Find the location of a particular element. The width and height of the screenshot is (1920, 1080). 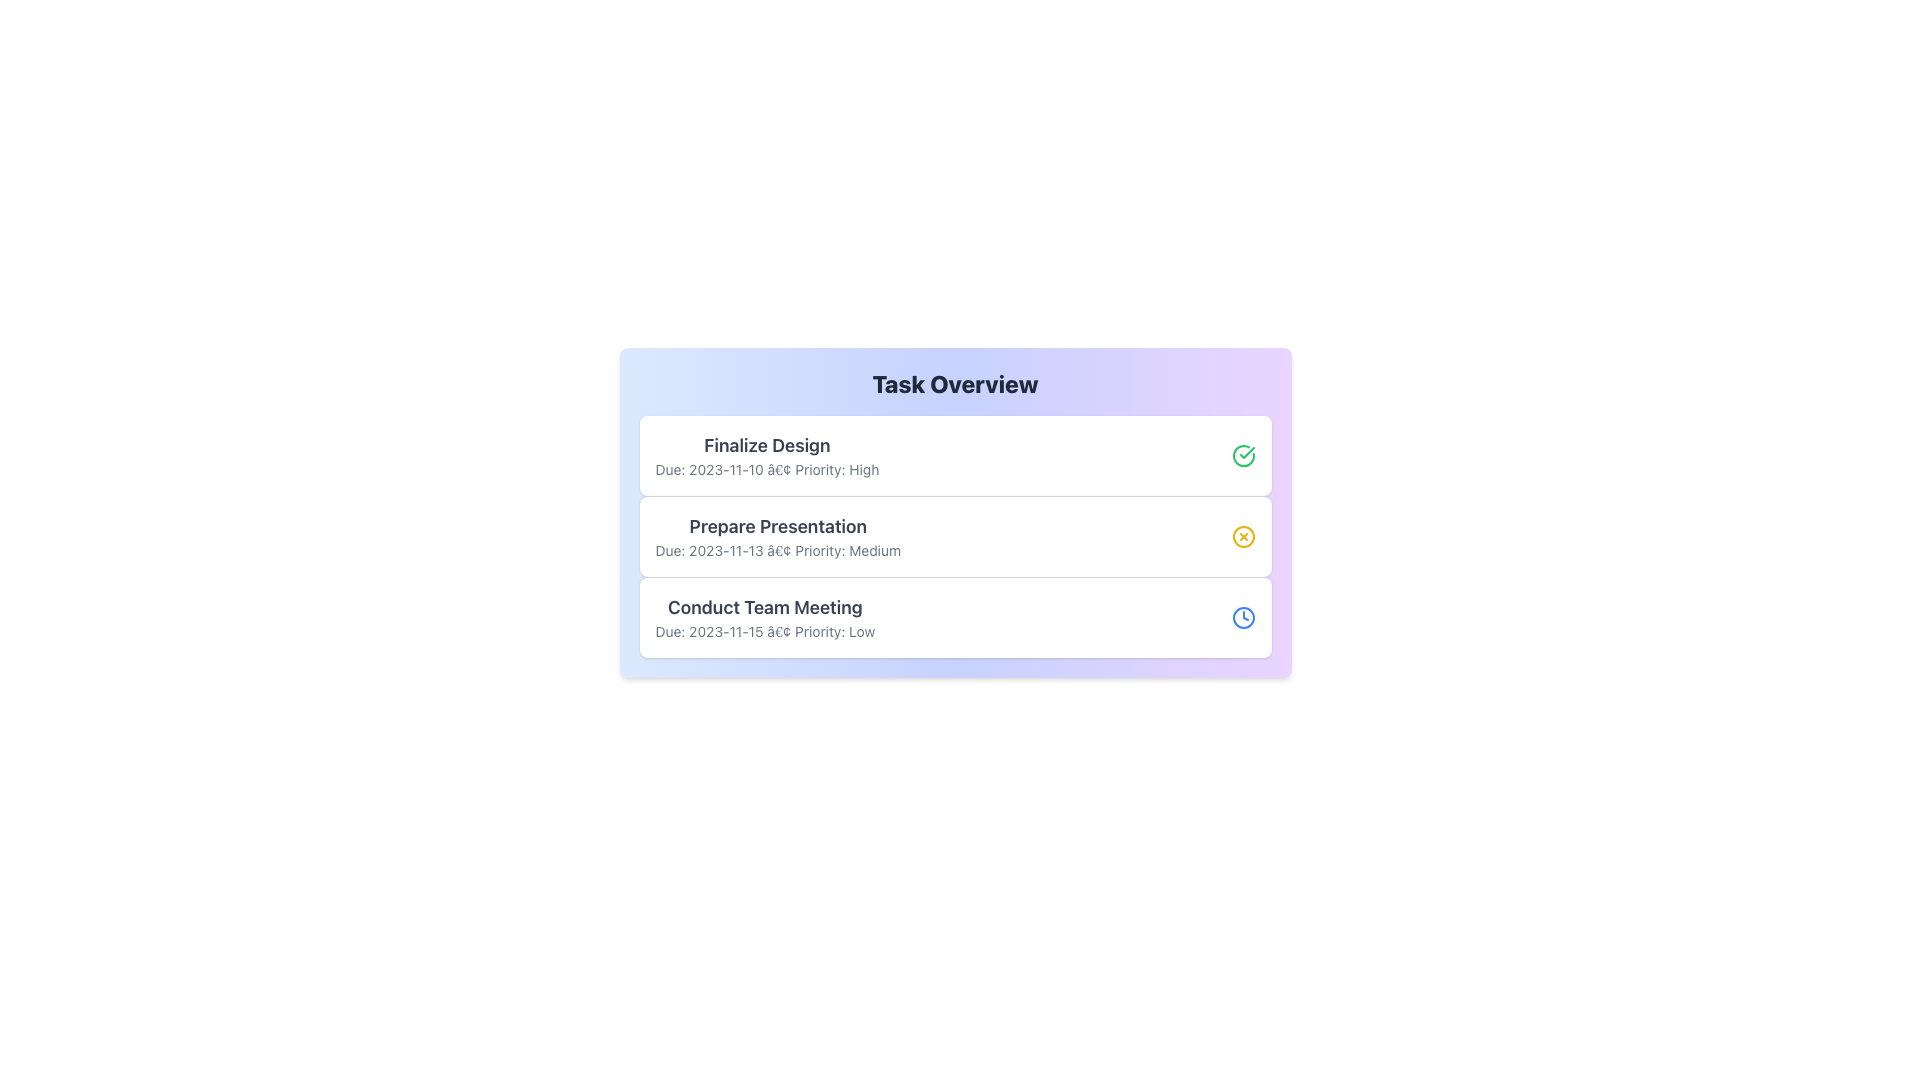

the non-interactive text element that provides secondary information about the task, specifying the due date and priority level of 'High,' located below the task title 'Finalize Design.' is located at coordinates (766, 470).